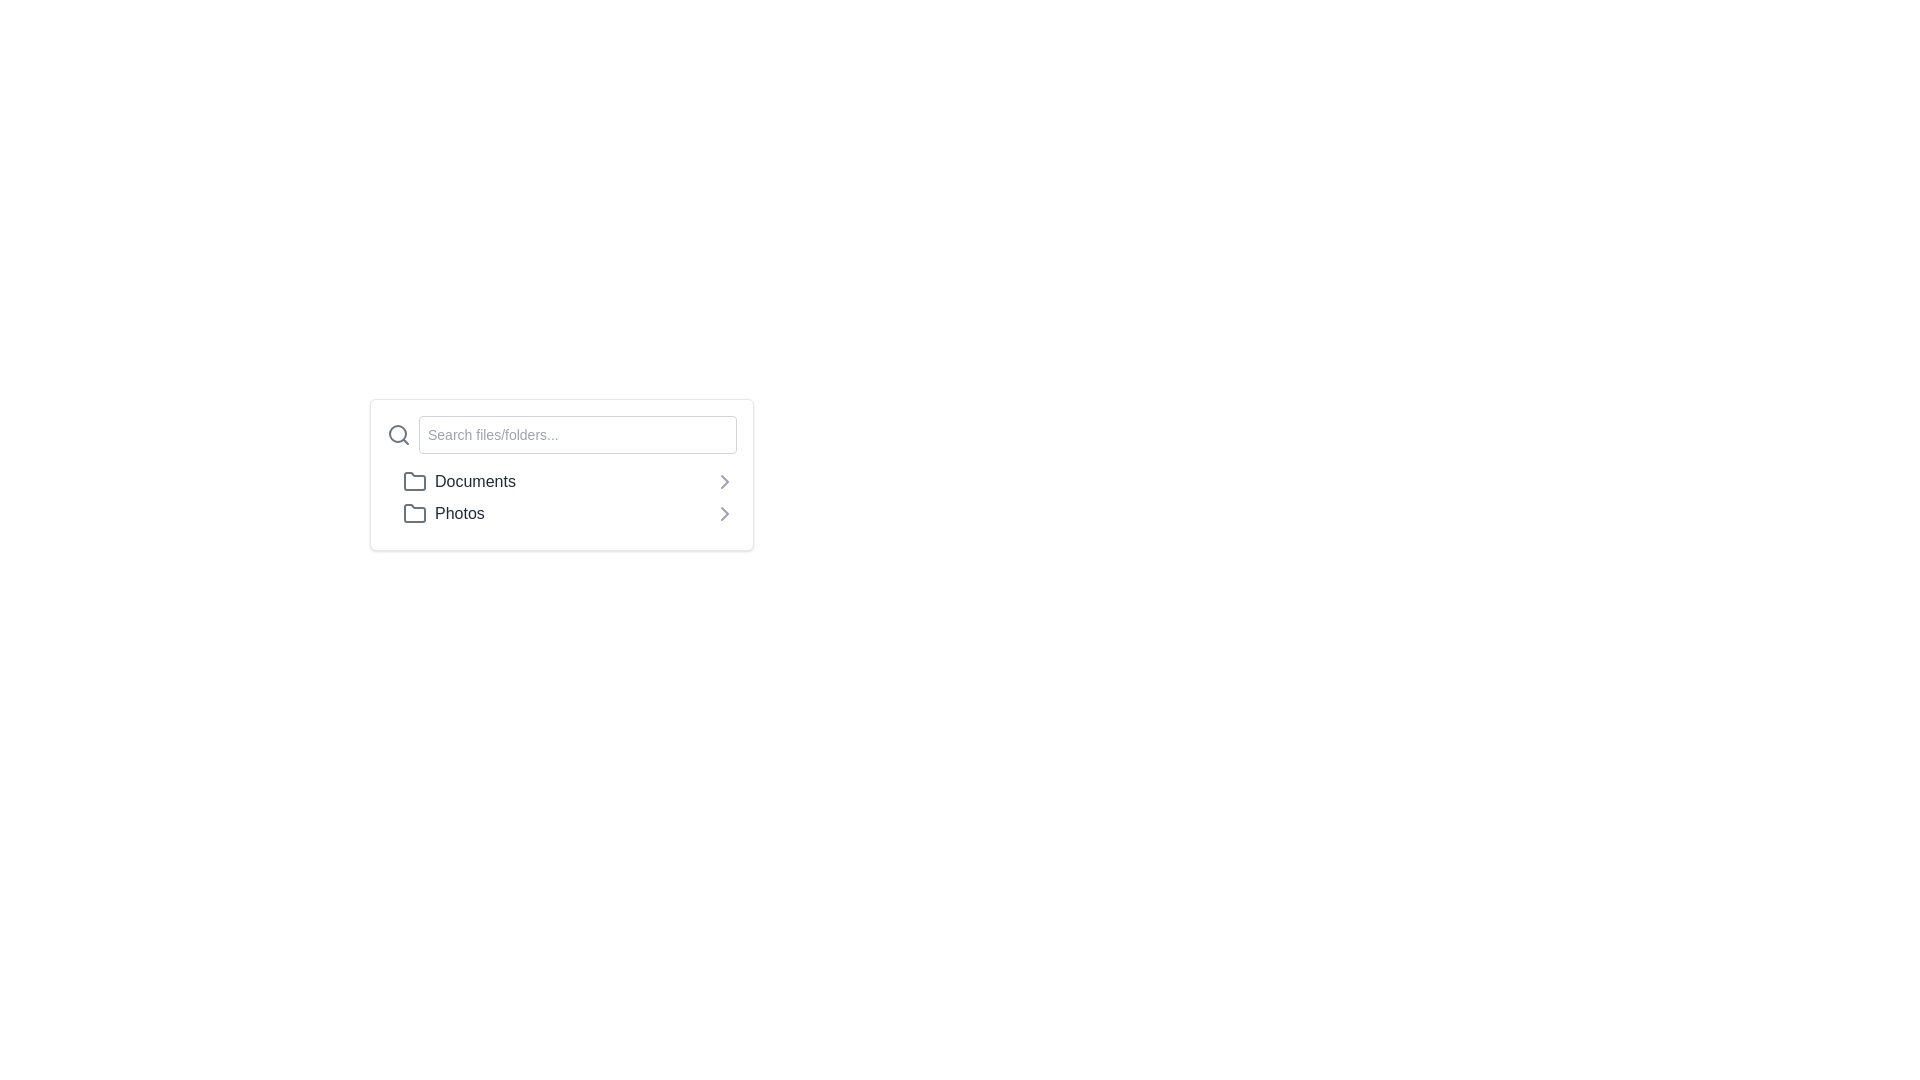 The image size is (1920, 1080). What do you see at coordinates (398, 433) in the screenshot?
I see `the circular icon with a thin border at the center of the magnifying glass shape in the search icon, located in the top-left corner of the search bar` at bounding box center [398, 433].